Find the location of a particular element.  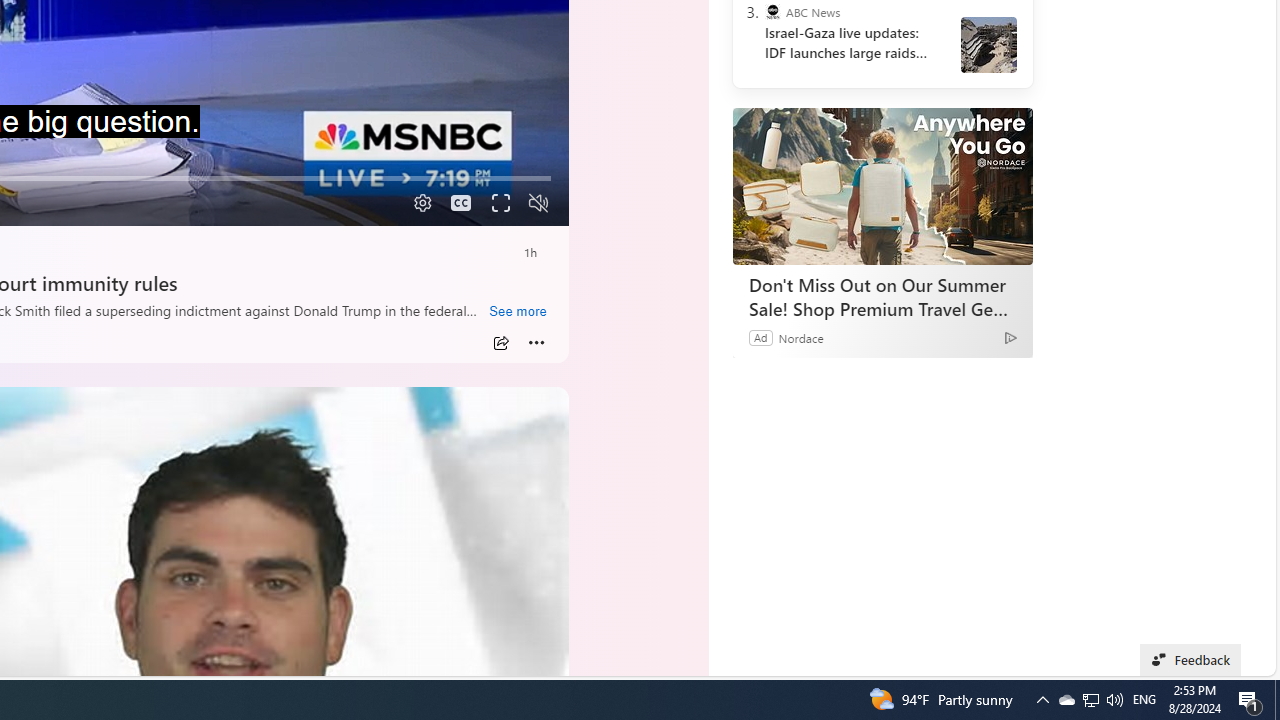

'Unmute' is located at coordinates (538, 203).